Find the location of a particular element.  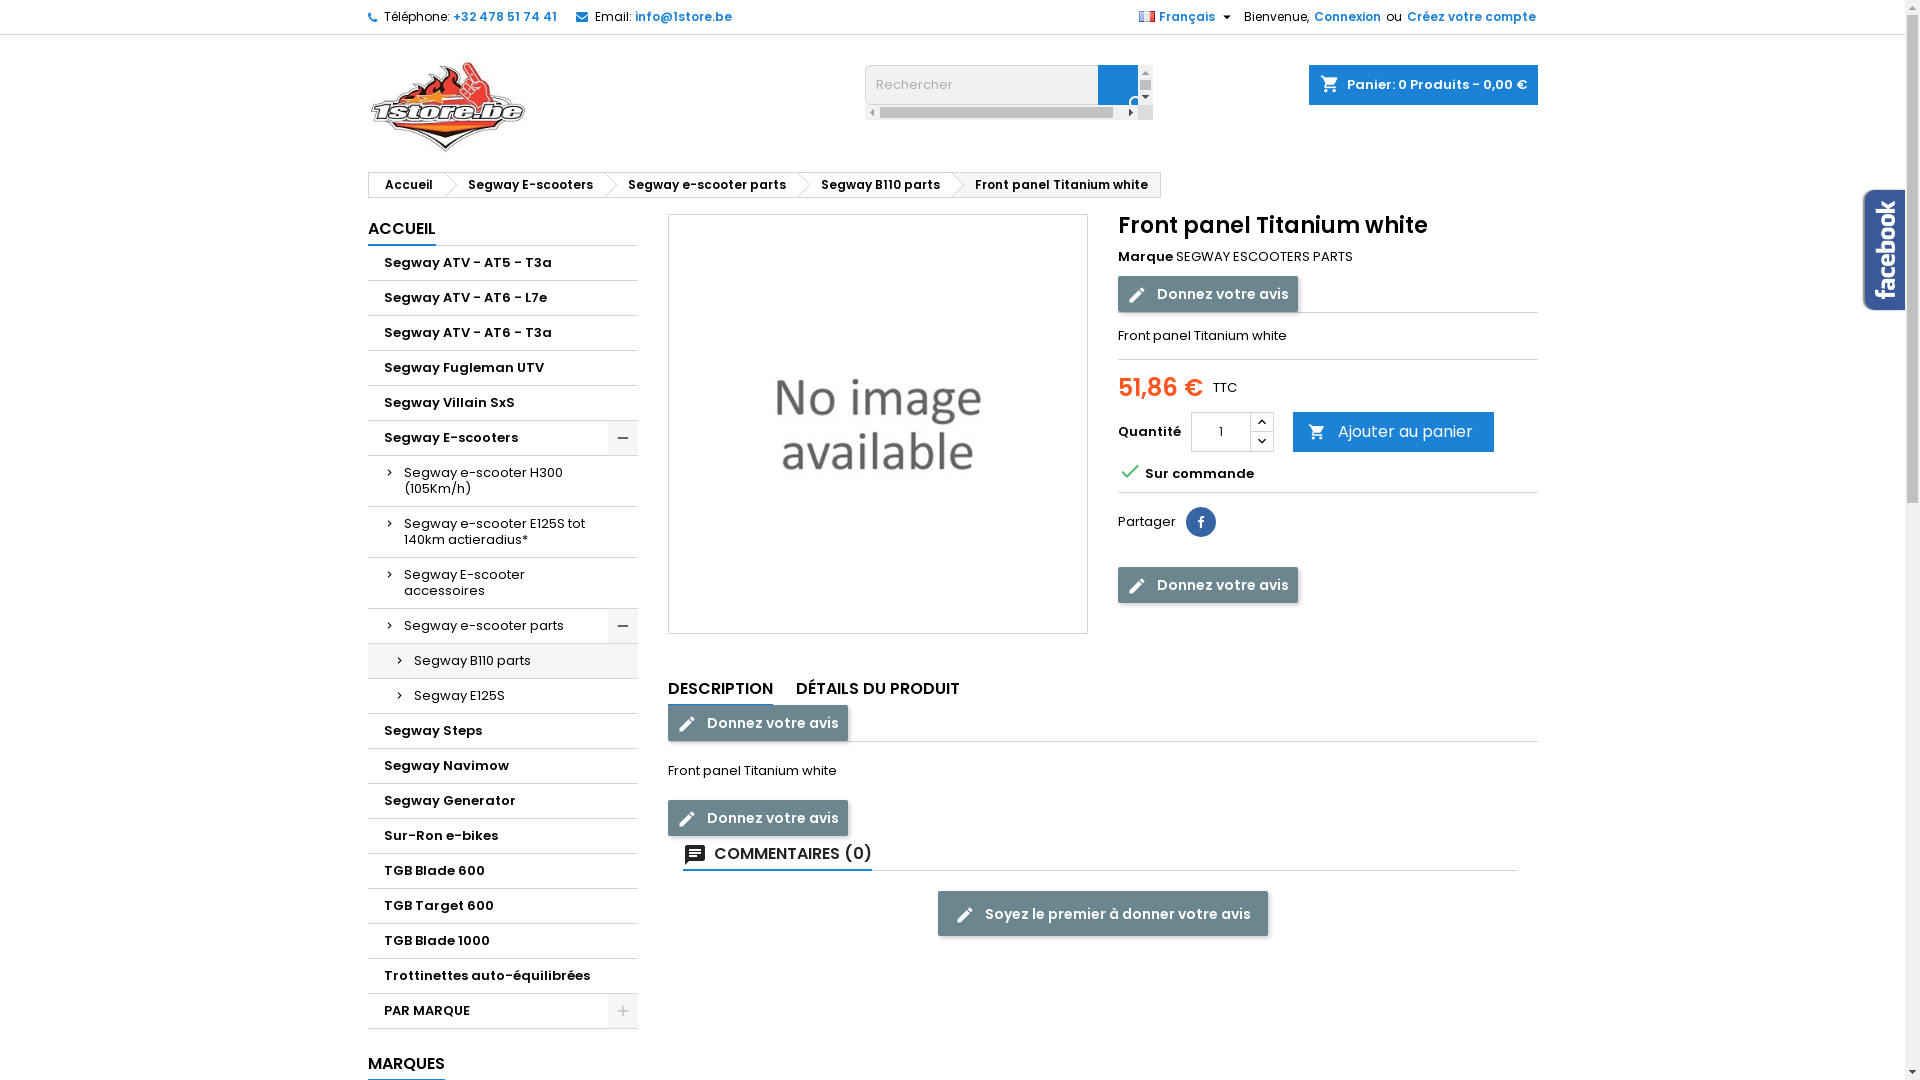

'Segway Fugleman UTV' is located at coordinates (368, 368).